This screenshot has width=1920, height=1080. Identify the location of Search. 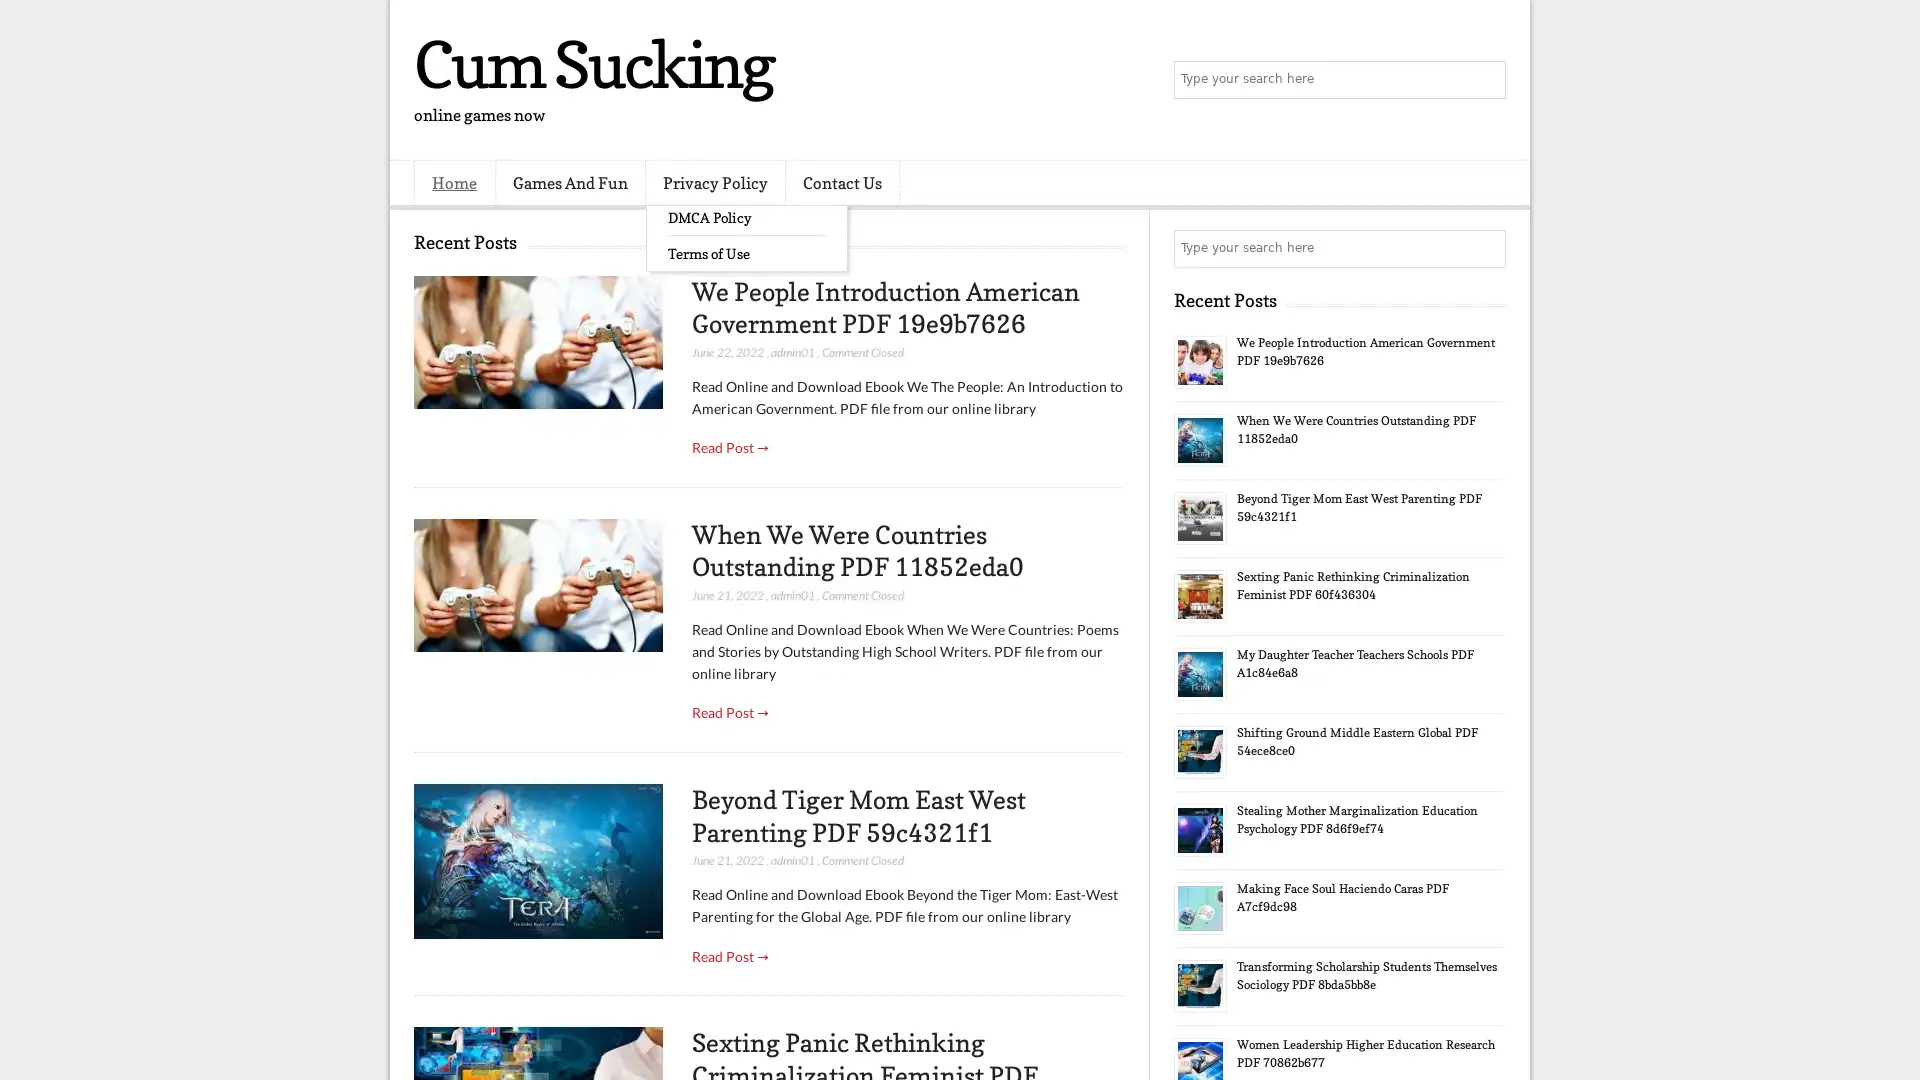
(1485, 248).